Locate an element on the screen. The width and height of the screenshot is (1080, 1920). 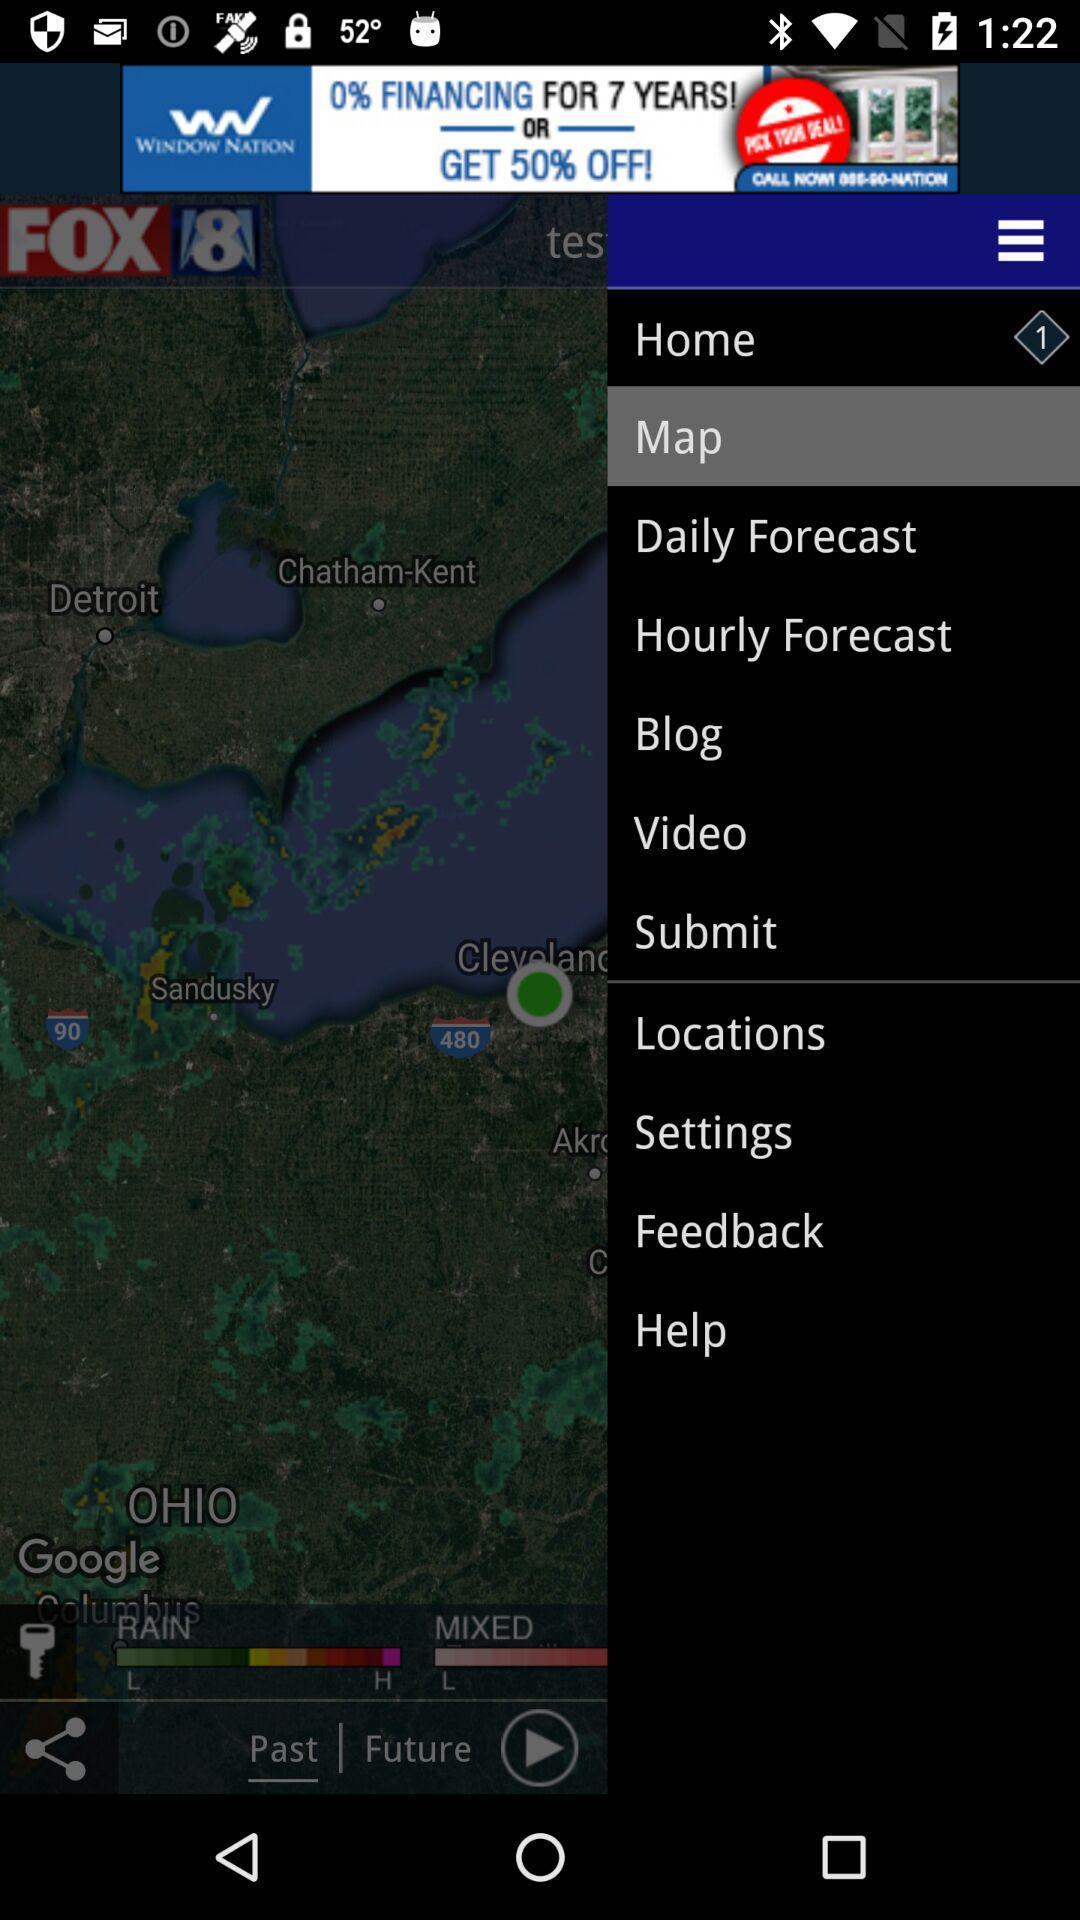
the sliders icon is located at coordinates (131, 240).